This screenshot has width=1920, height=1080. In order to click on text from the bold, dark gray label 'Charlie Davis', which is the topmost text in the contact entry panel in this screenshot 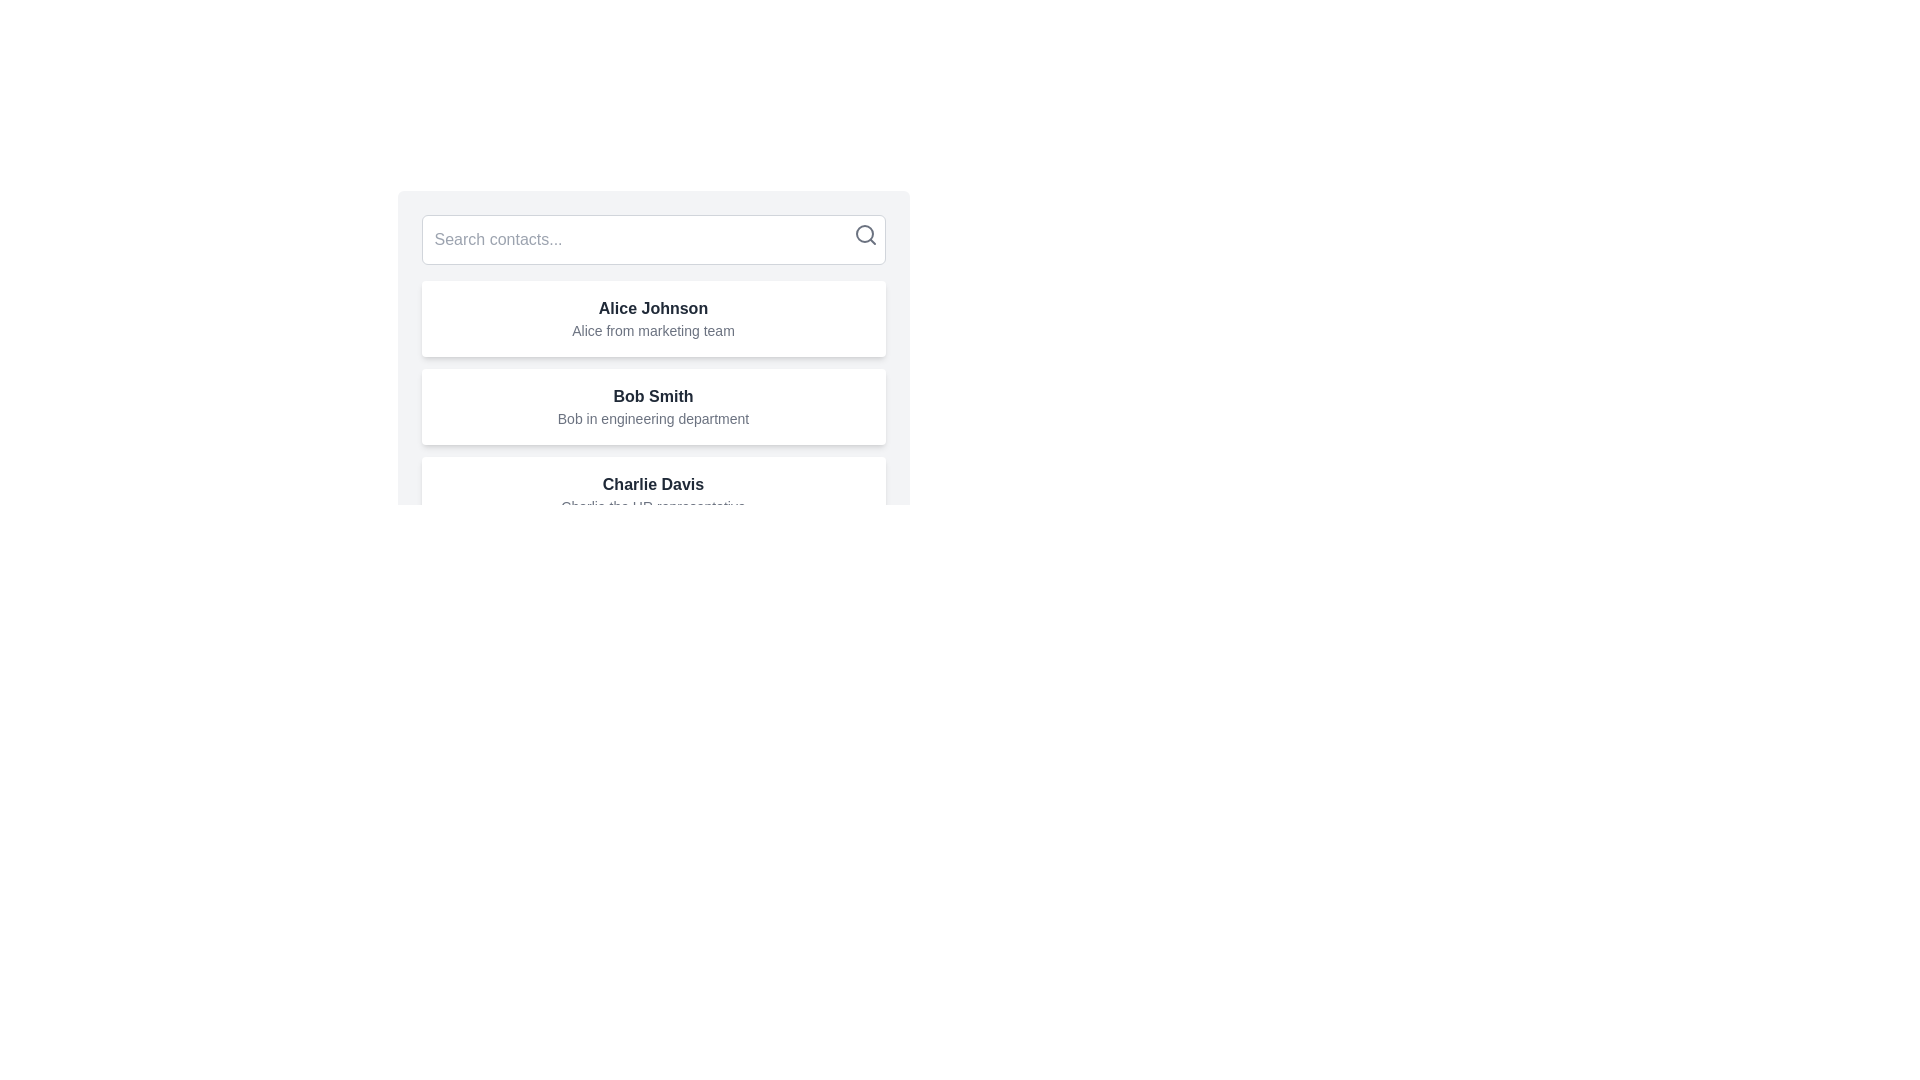, I will do `click(653, 485)`.